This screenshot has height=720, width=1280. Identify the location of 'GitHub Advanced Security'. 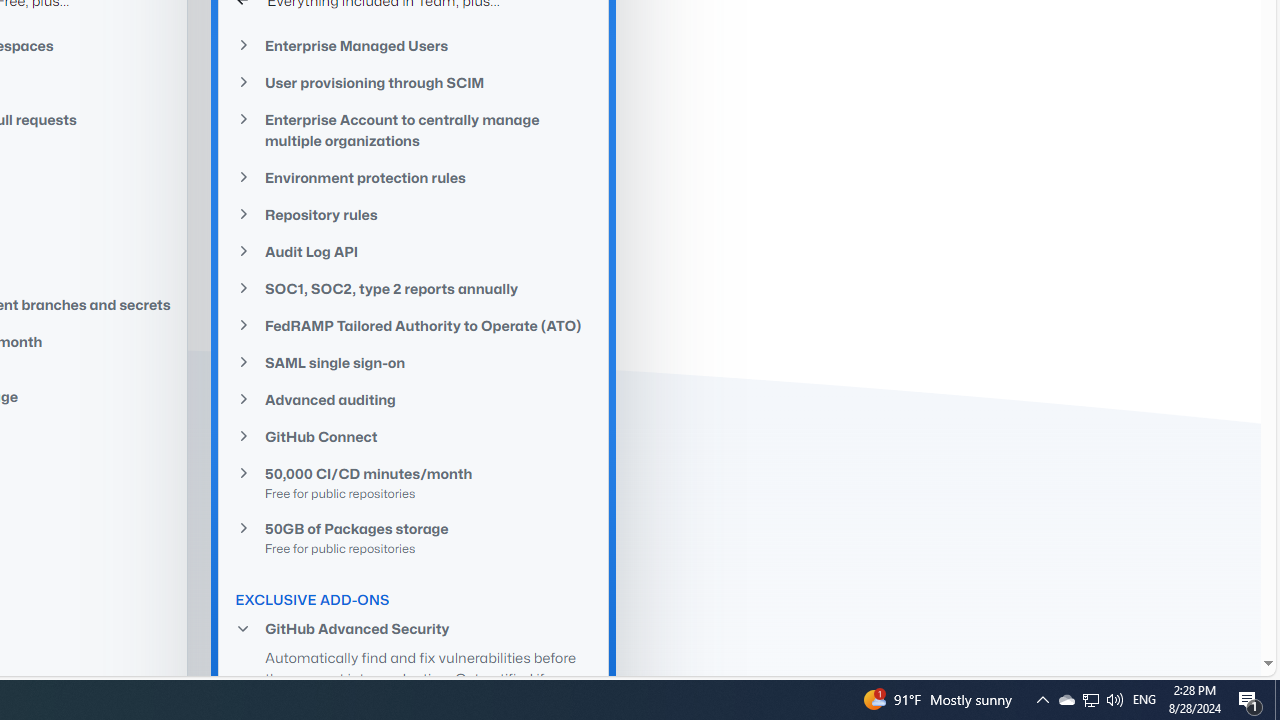
(413, 627).